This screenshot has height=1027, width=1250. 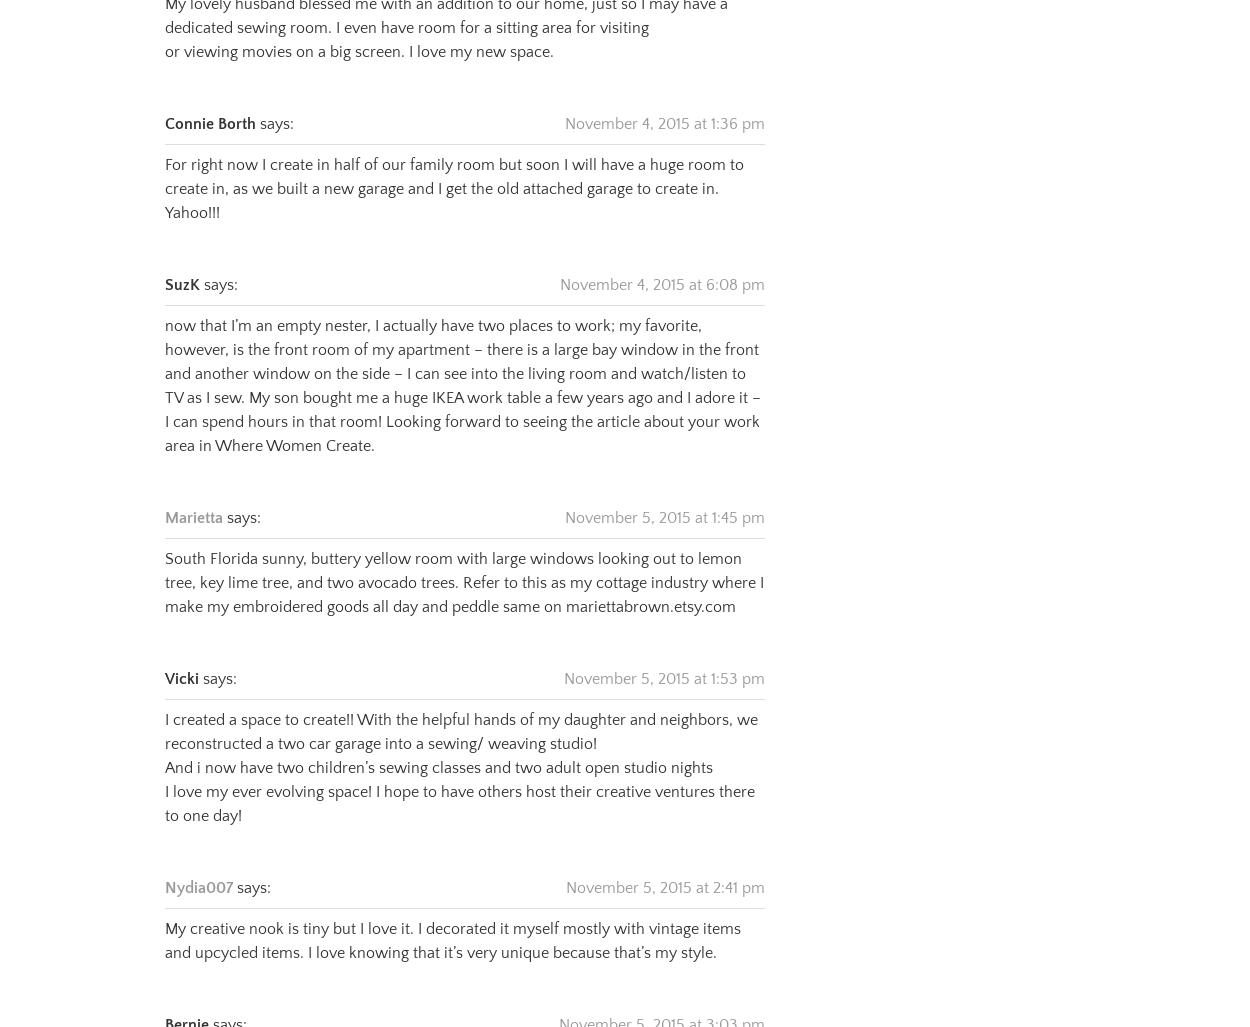 What do you see at coordinates (460, 706) in the screenshot?
I see `'I created a space to create!! With the helpful hands of my daughter and neighbors, we reconstructed a two car garage into a sewing/ weaving studio!'` at bounding box center [460, 706].